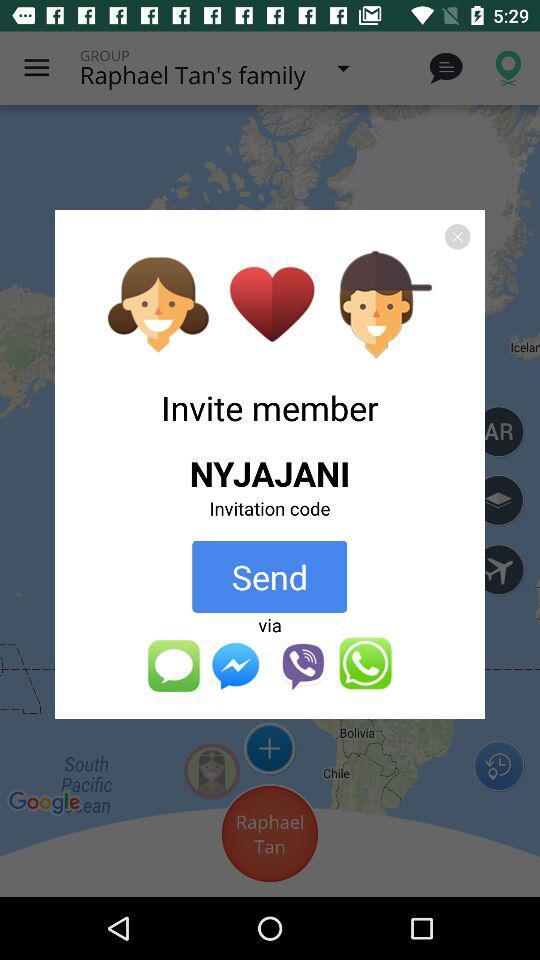 Image resolution: width=540 pixels, height=960 pixels. Describe the element at coordinates (270, 624) in the screenshot. I see `the via app` at that location.